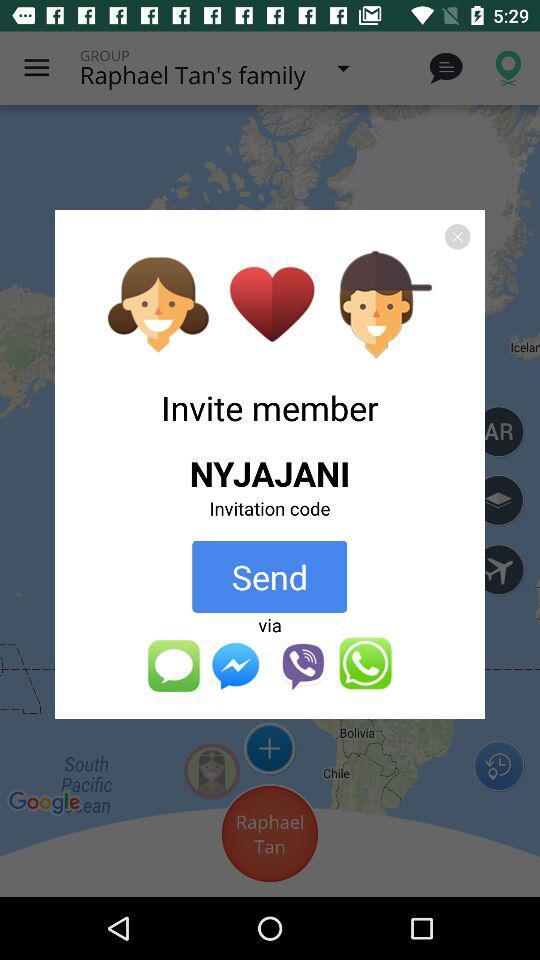 Image resolution: width=540 pixels, height=960 pixels. Describe the element at coordinates (270, 624) in the screenshot. I see `the via app` at that location.